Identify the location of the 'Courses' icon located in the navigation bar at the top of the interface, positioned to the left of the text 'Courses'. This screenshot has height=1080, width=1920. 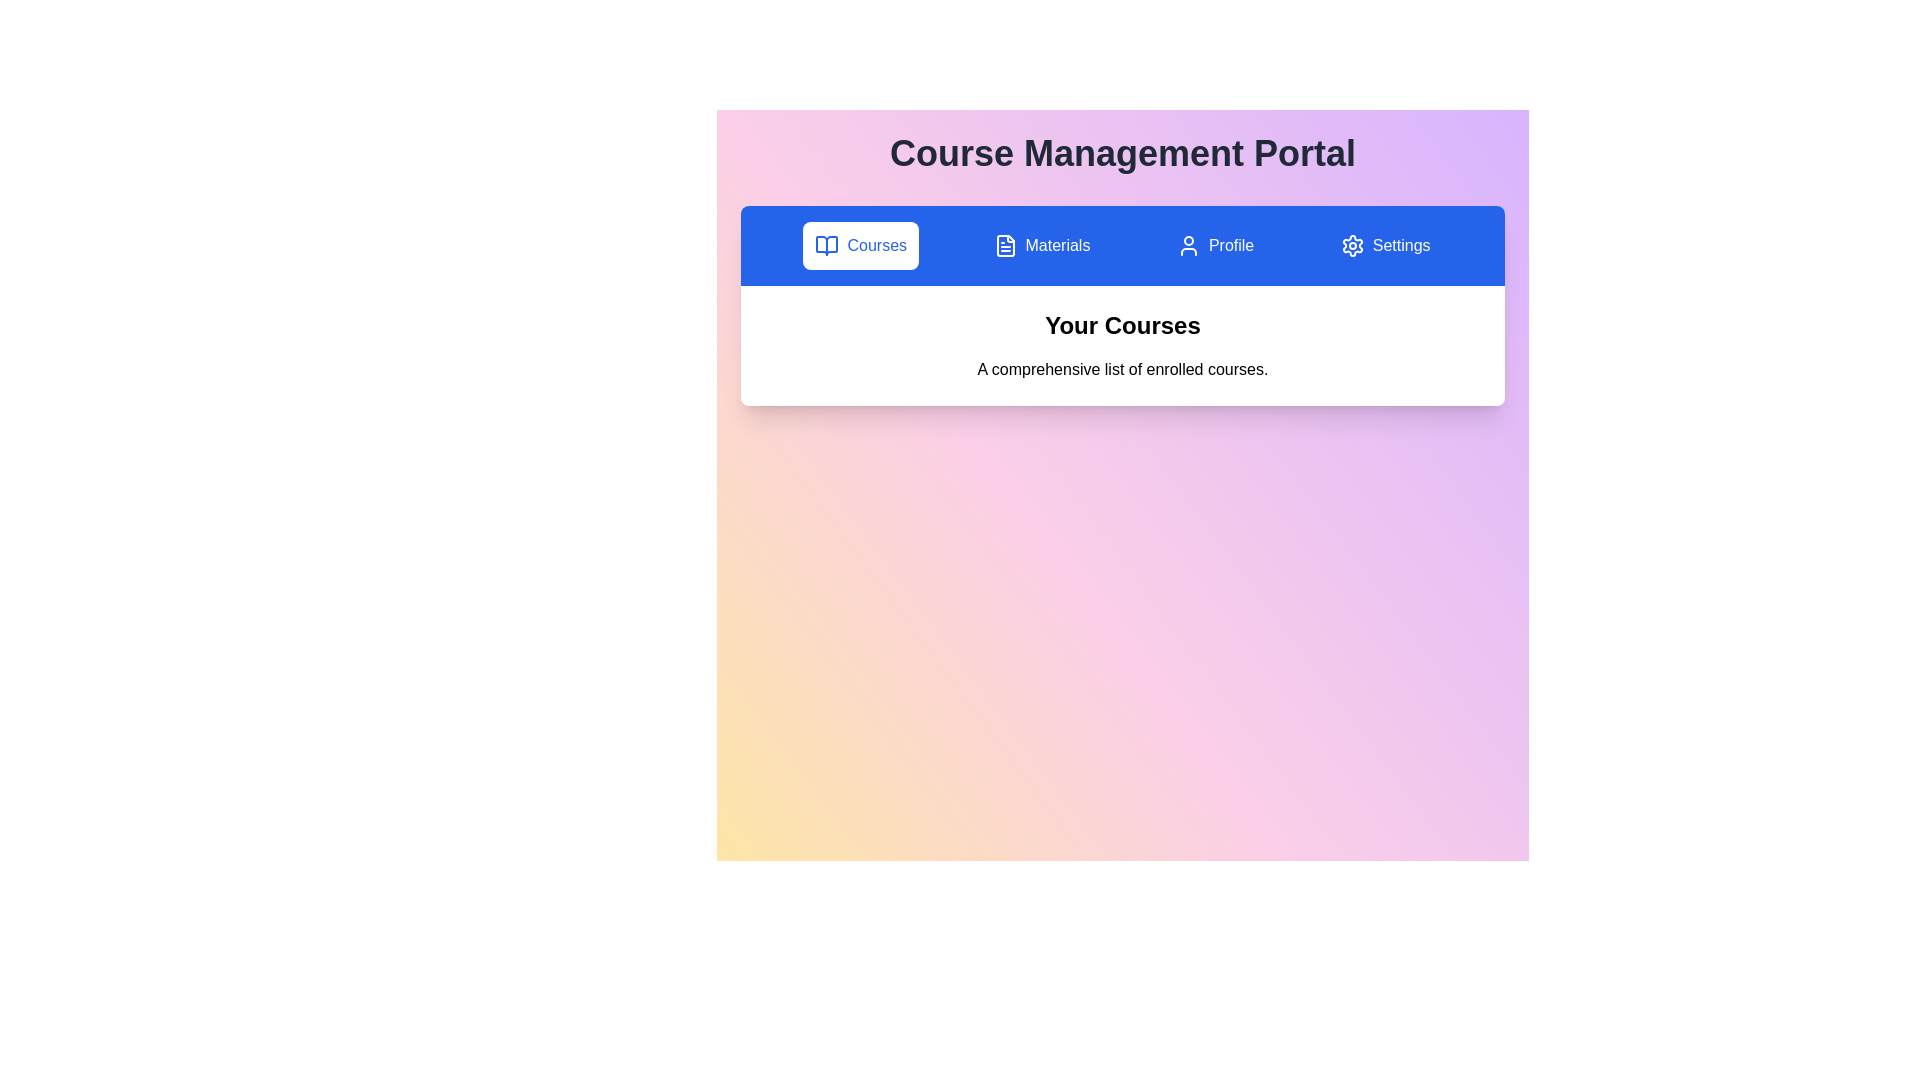
(827, 245).